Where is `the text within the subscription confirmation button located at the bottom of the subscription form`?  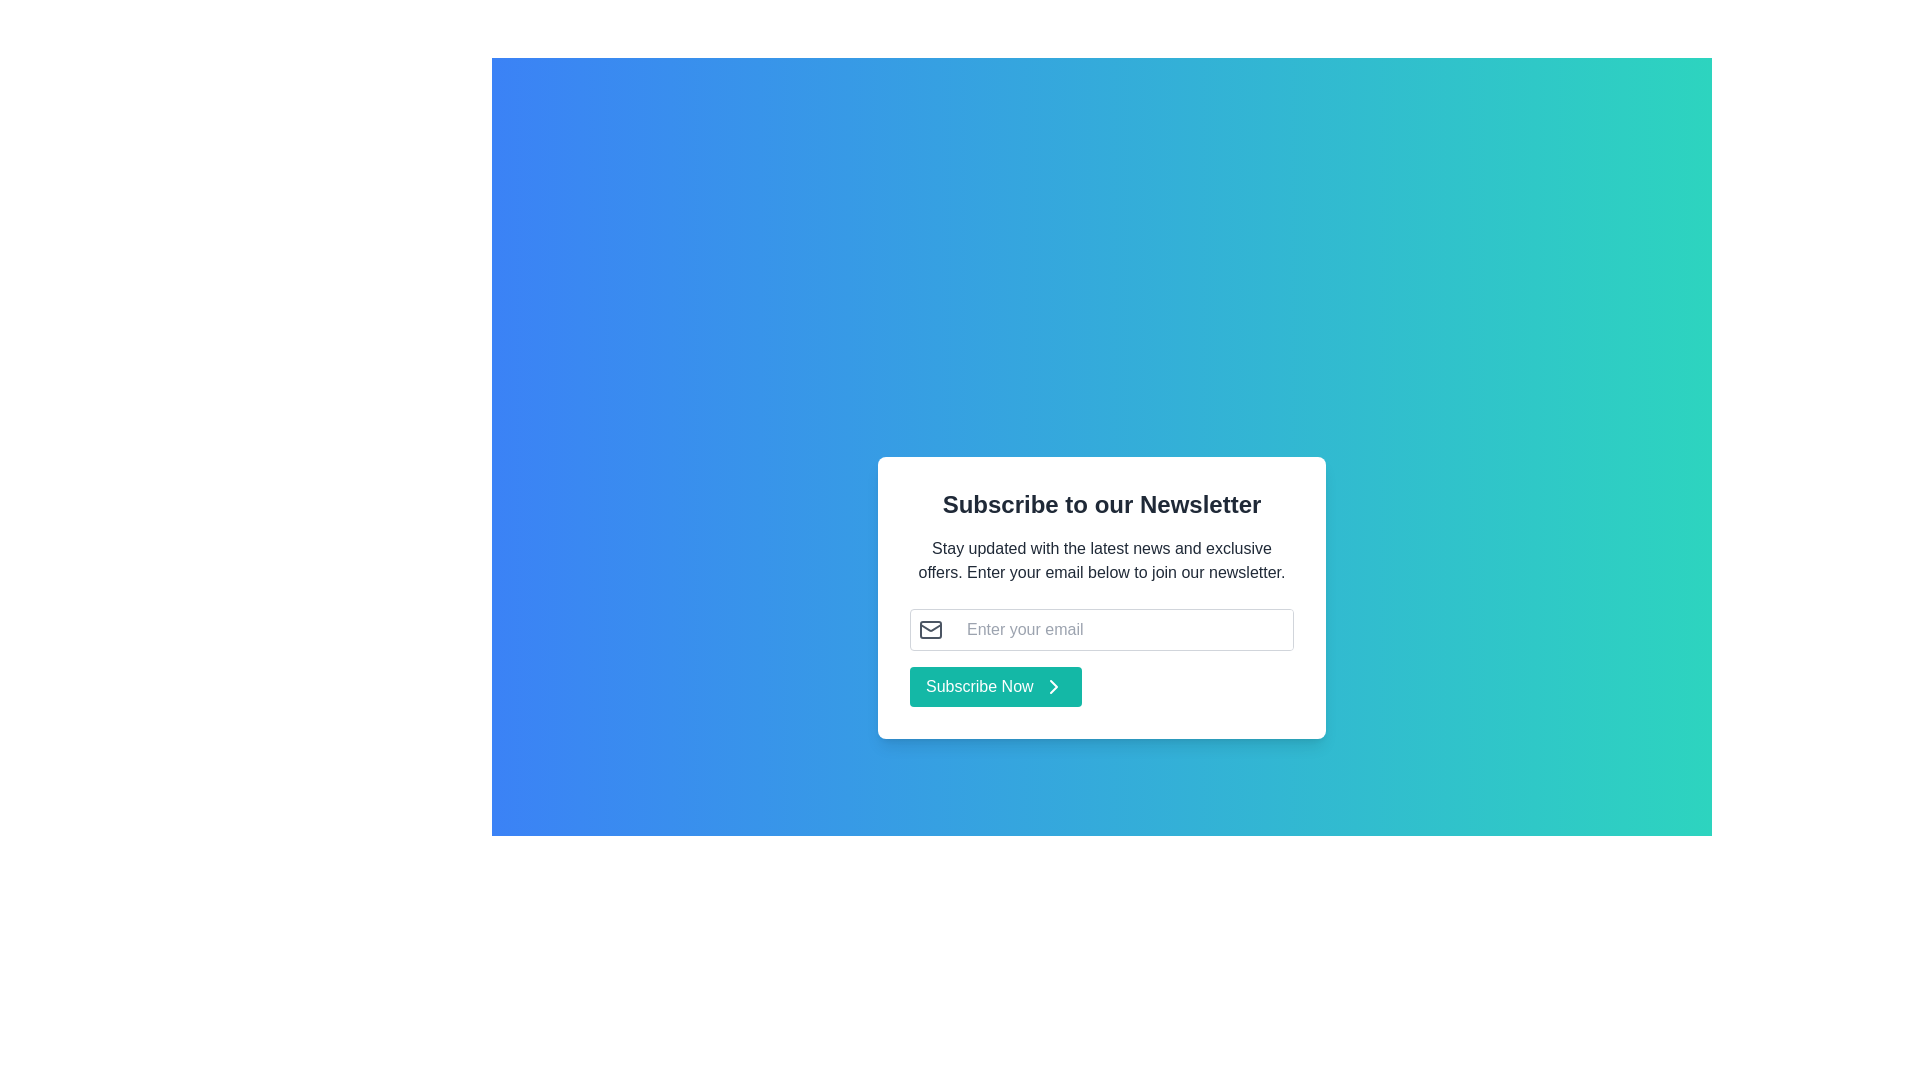
the text within the subscription confirmation button located at the bottom of the subscription form is located at coordinates (979, 685).